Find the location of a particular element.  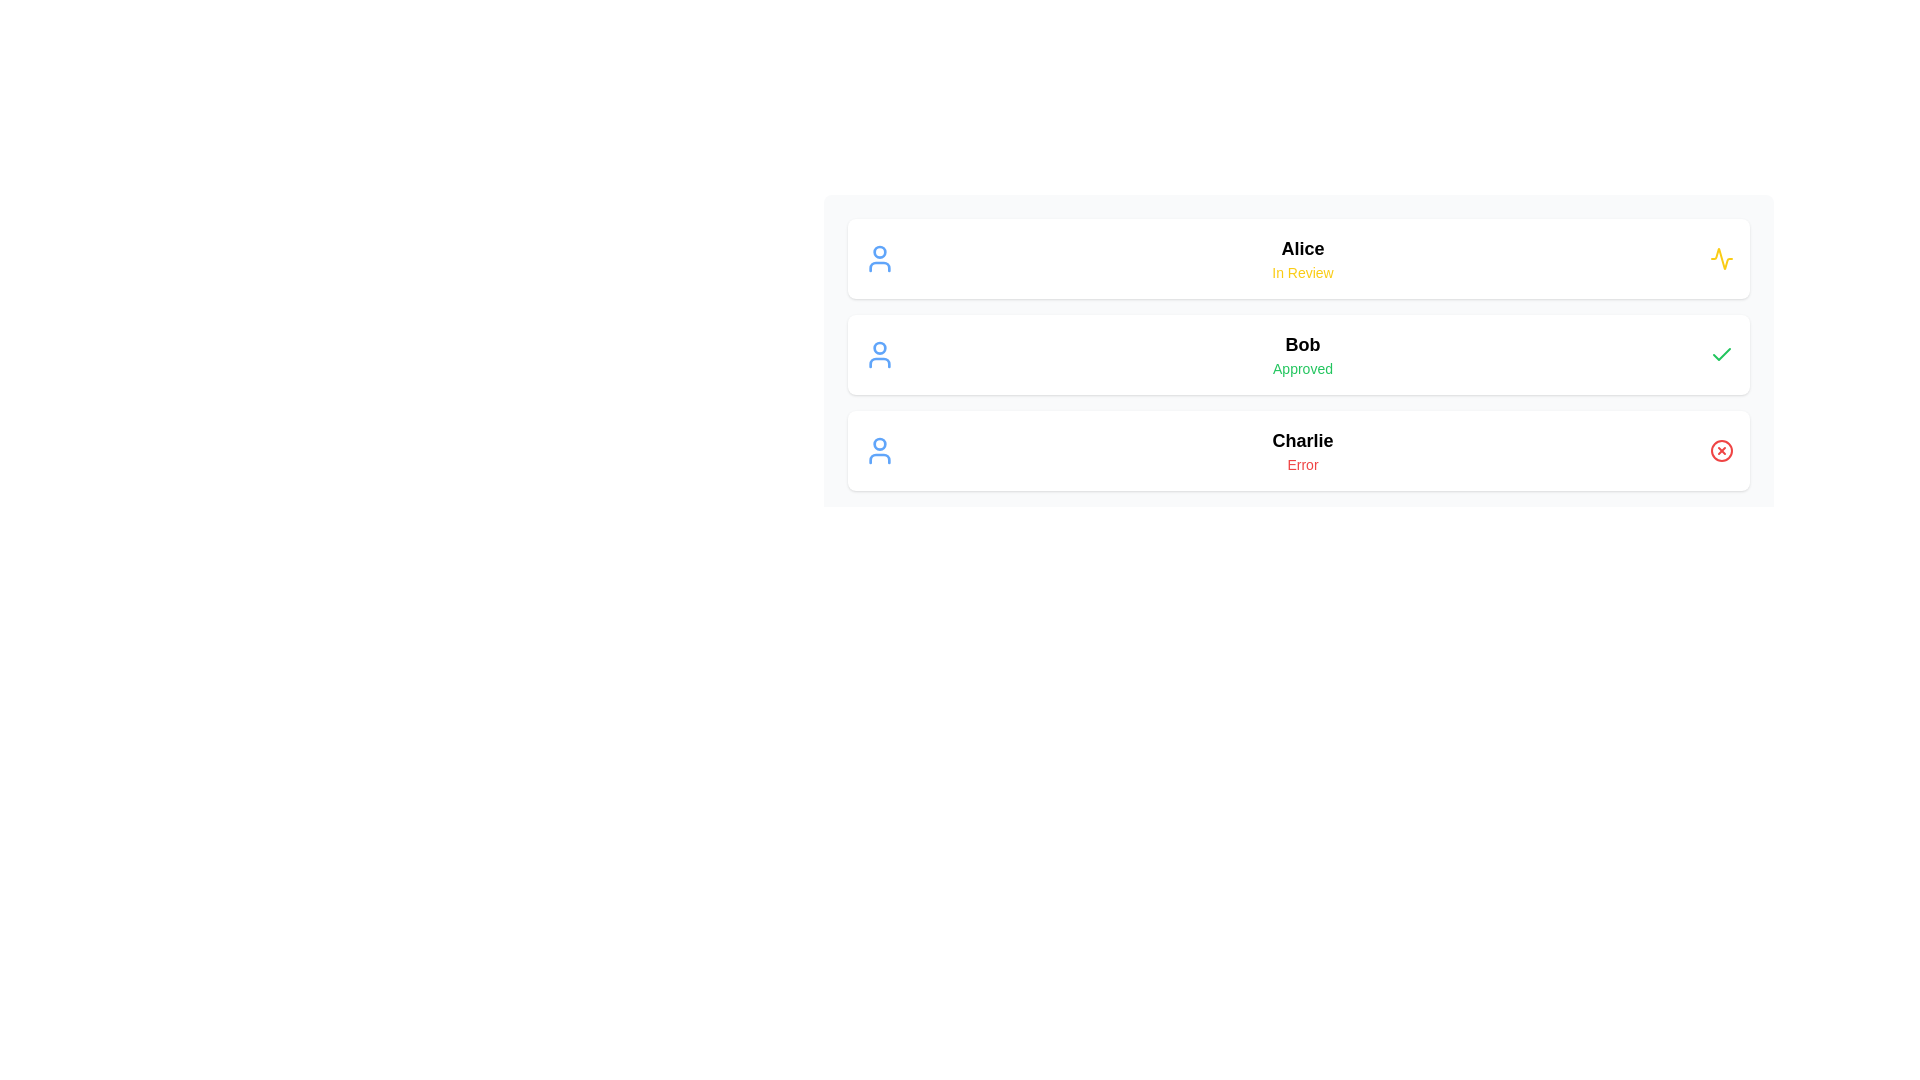

the Text Display Block that shows the name 'Alice' in bold and larger font with the status 'In Review' in smaller yellow font below it, located in the first section of a card layout is located at coordinates (1302, 257).